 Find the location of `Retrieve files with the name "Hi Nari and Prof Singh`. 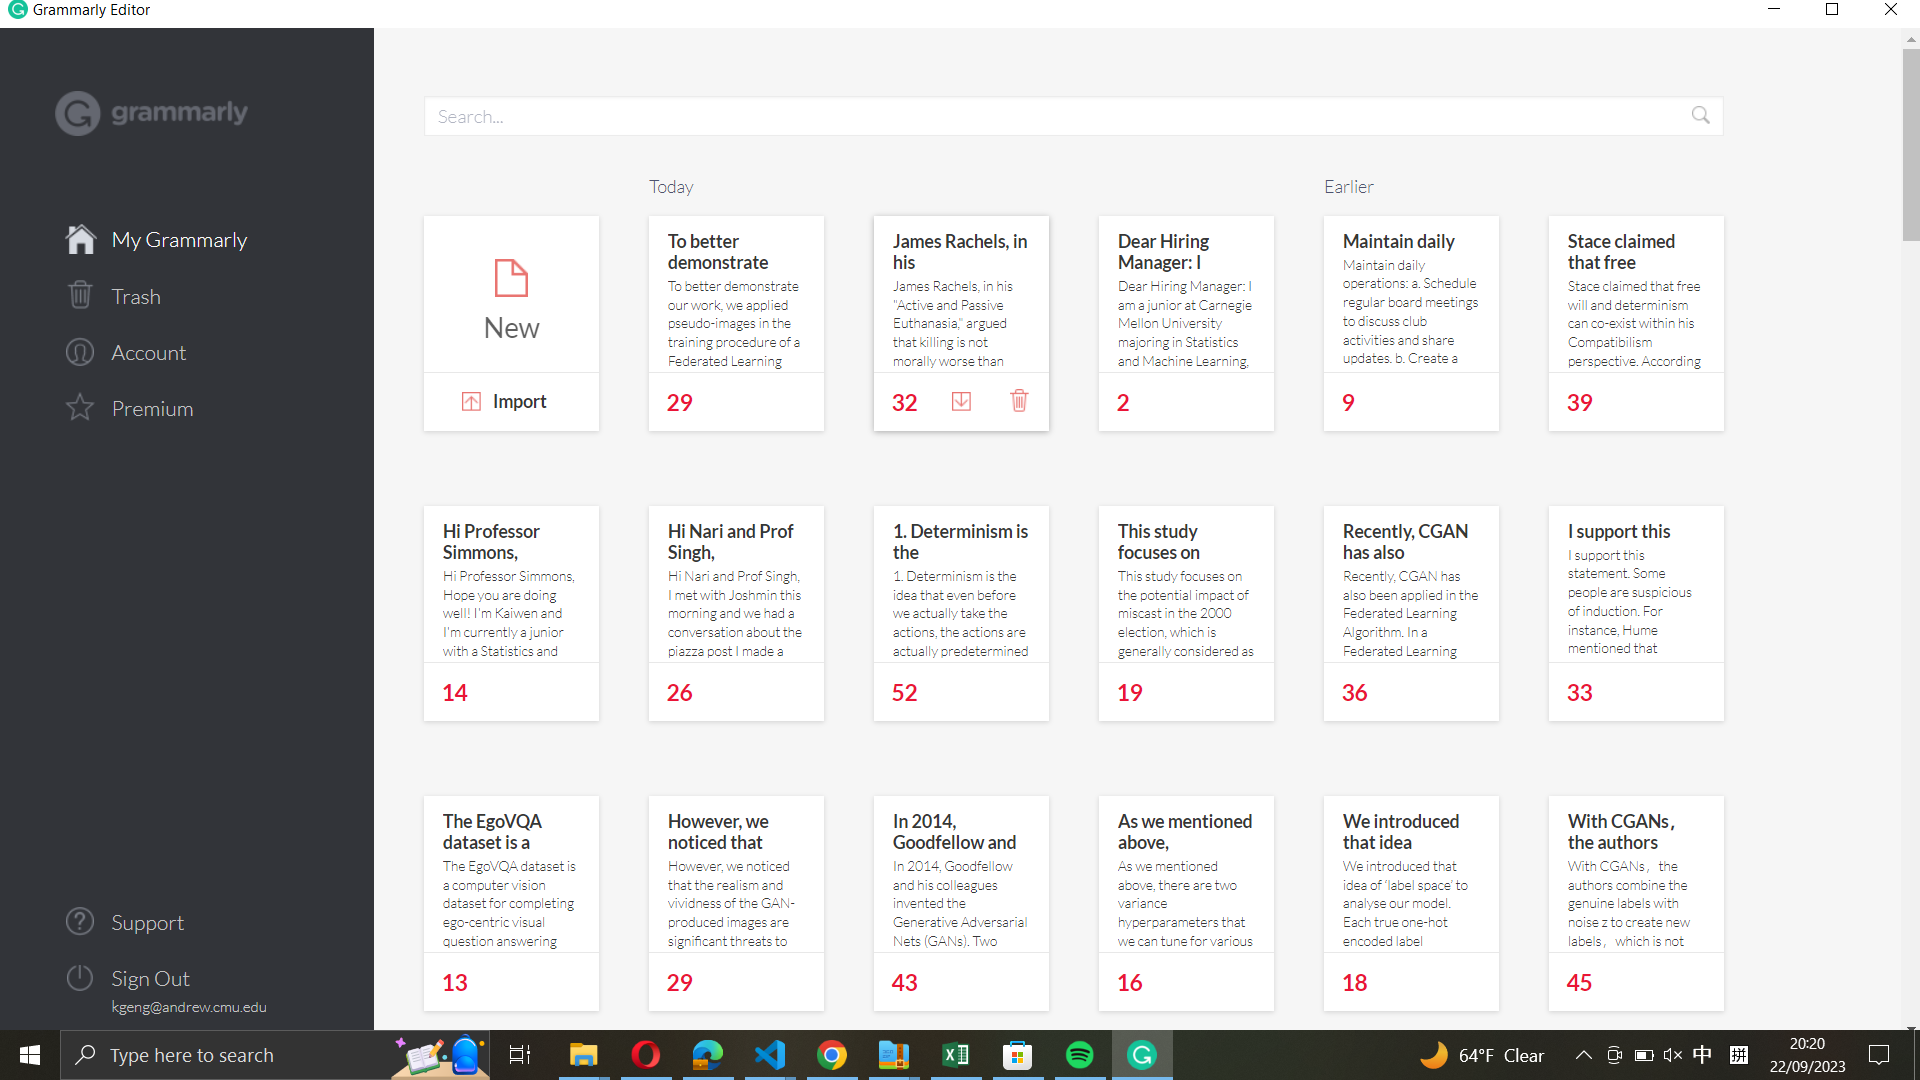

Retrieve files with the name "Hi Nari and Prof Singh is located at coordinates (1054, 115).